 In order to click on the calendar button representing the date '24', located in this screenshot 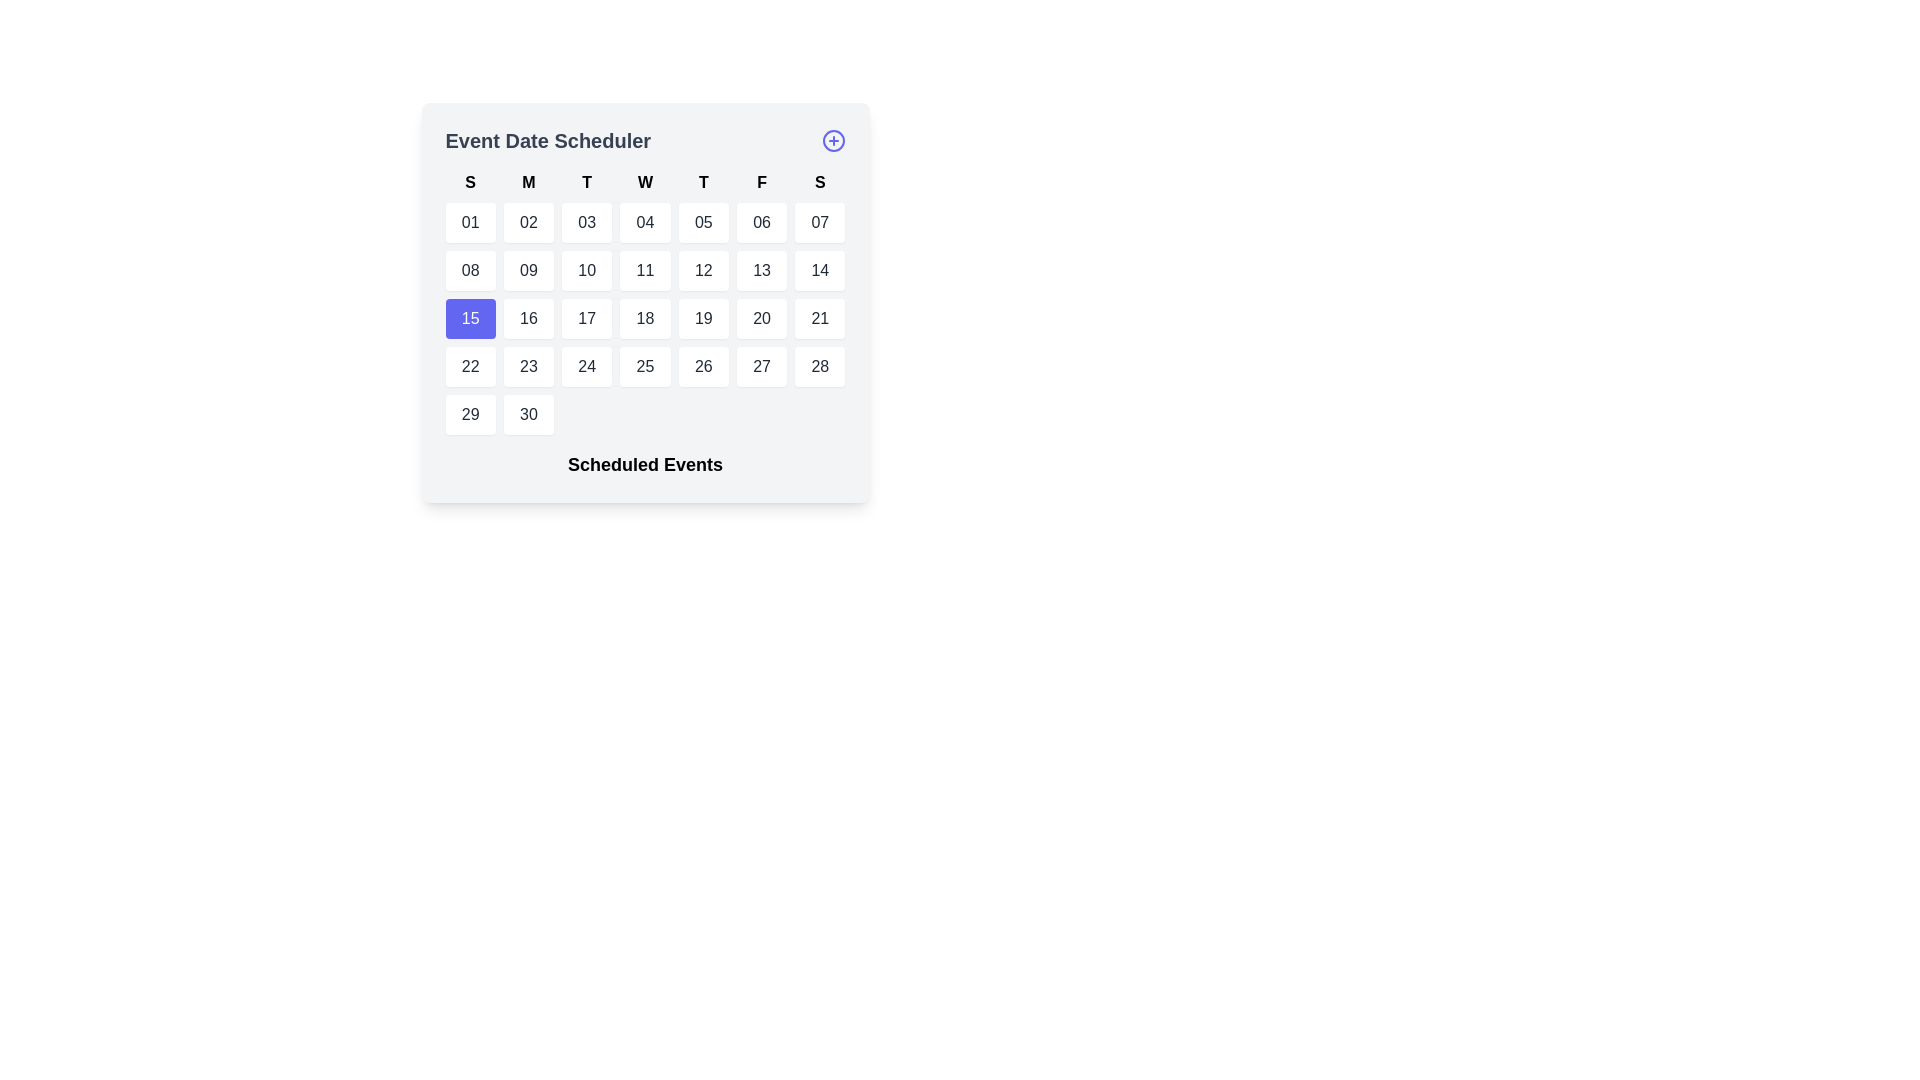, I will do `click(586, 366)`.